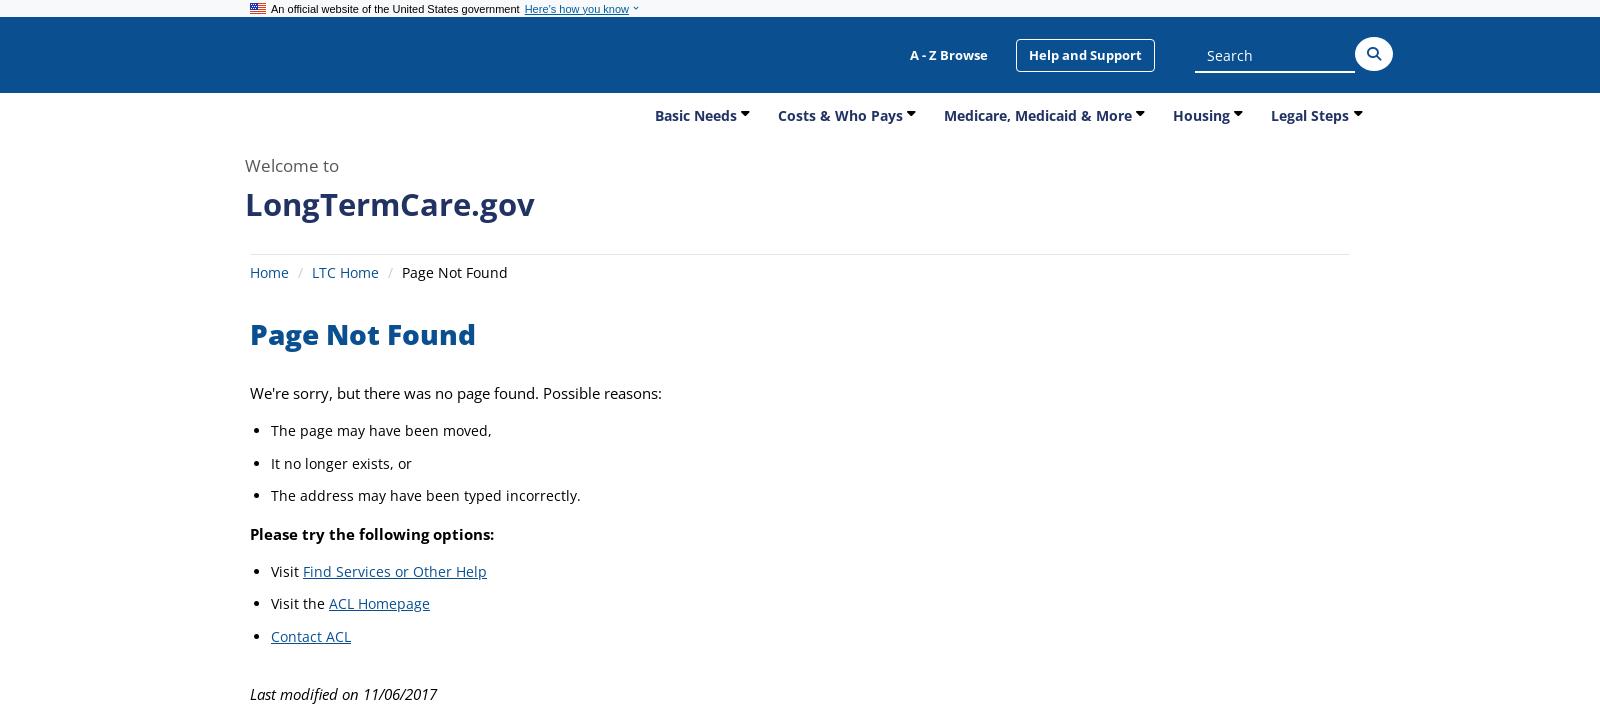  I want to click on 'It no longer exists, or', so click(271, 461).